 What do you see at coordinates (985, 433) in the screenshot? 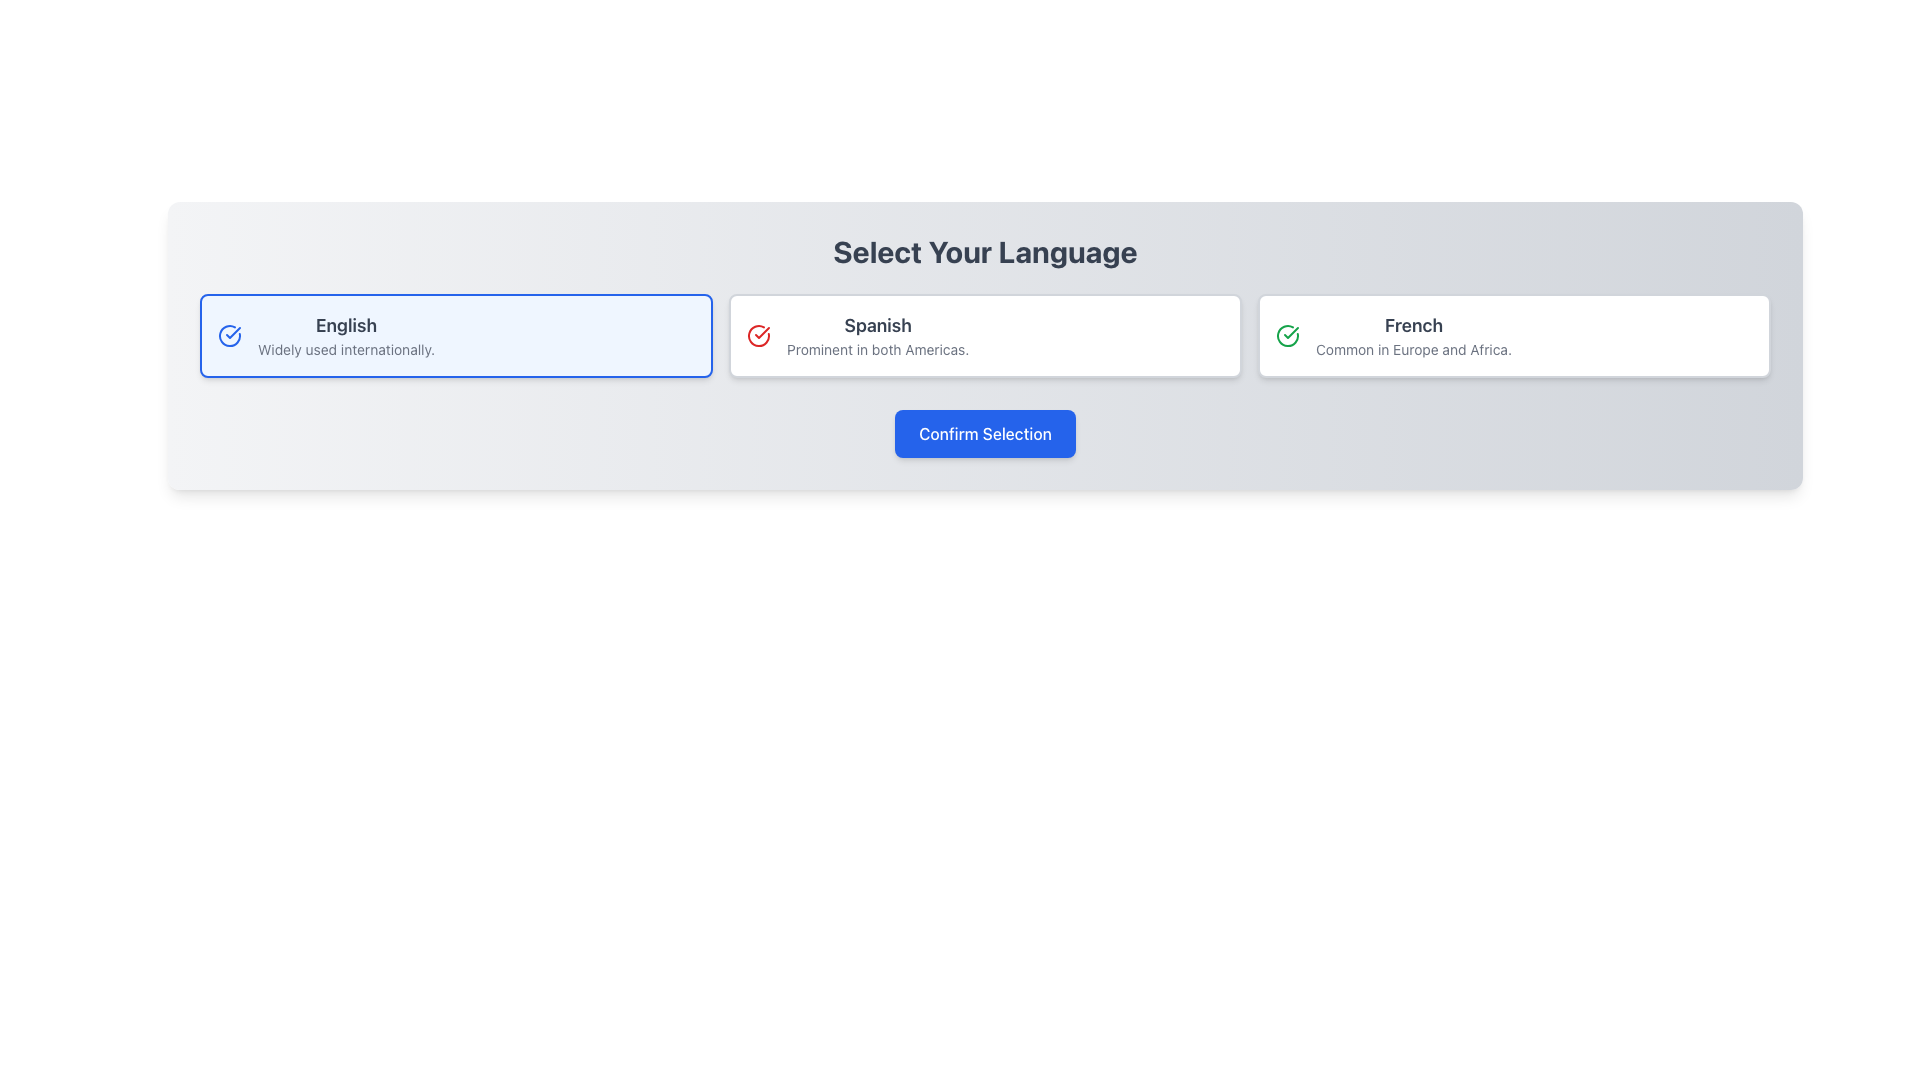
I see `the blue button labeled 'Confirm Selection' located below the language options in the user interface card to confirm the selection` at bounding box center [985, 433].